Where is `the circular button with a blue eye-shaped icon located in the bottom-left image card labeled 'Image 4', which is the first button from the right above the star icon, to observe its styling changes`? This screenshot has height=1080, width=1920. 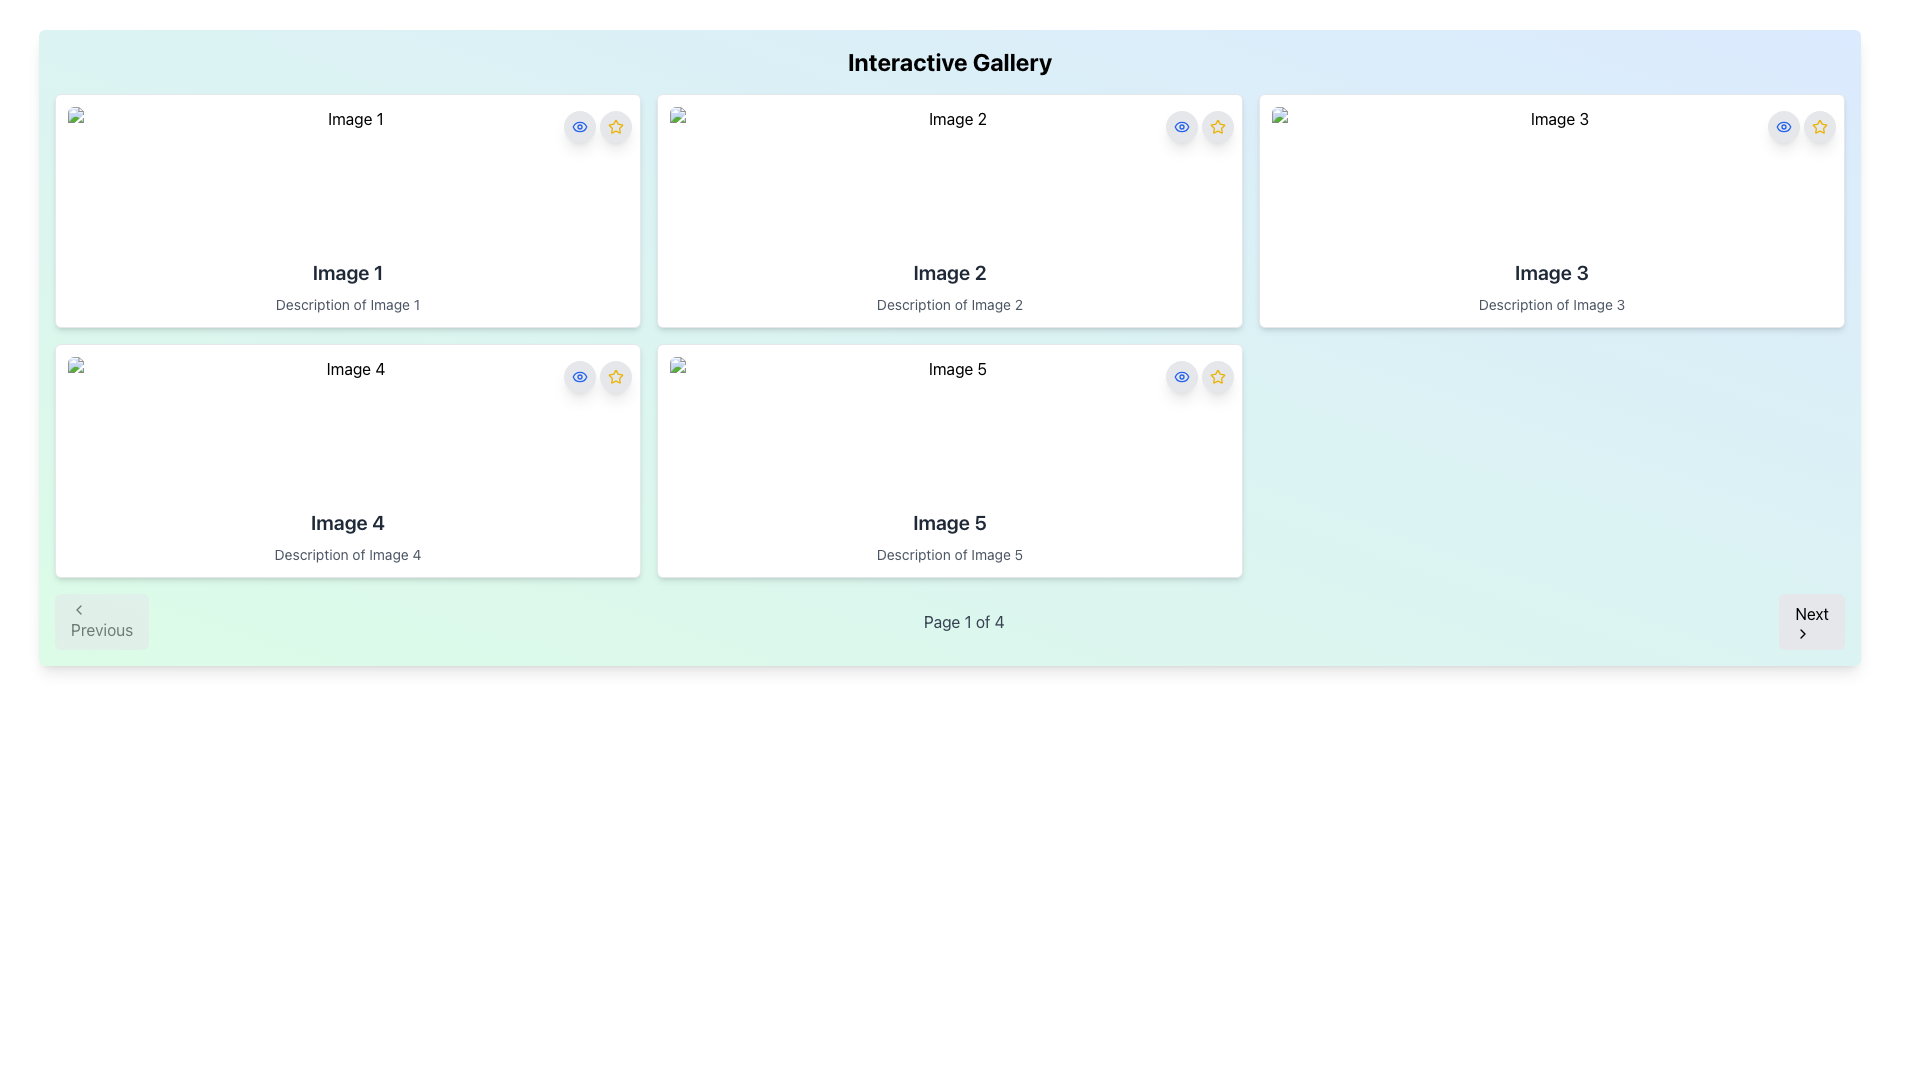
the circular button with a blue eye-shaped icon located in the bottom-left image card labeled 'Image 4', which is the first button from the right above the star icon, to observe its styling changes is located at coordinates (579, 377).